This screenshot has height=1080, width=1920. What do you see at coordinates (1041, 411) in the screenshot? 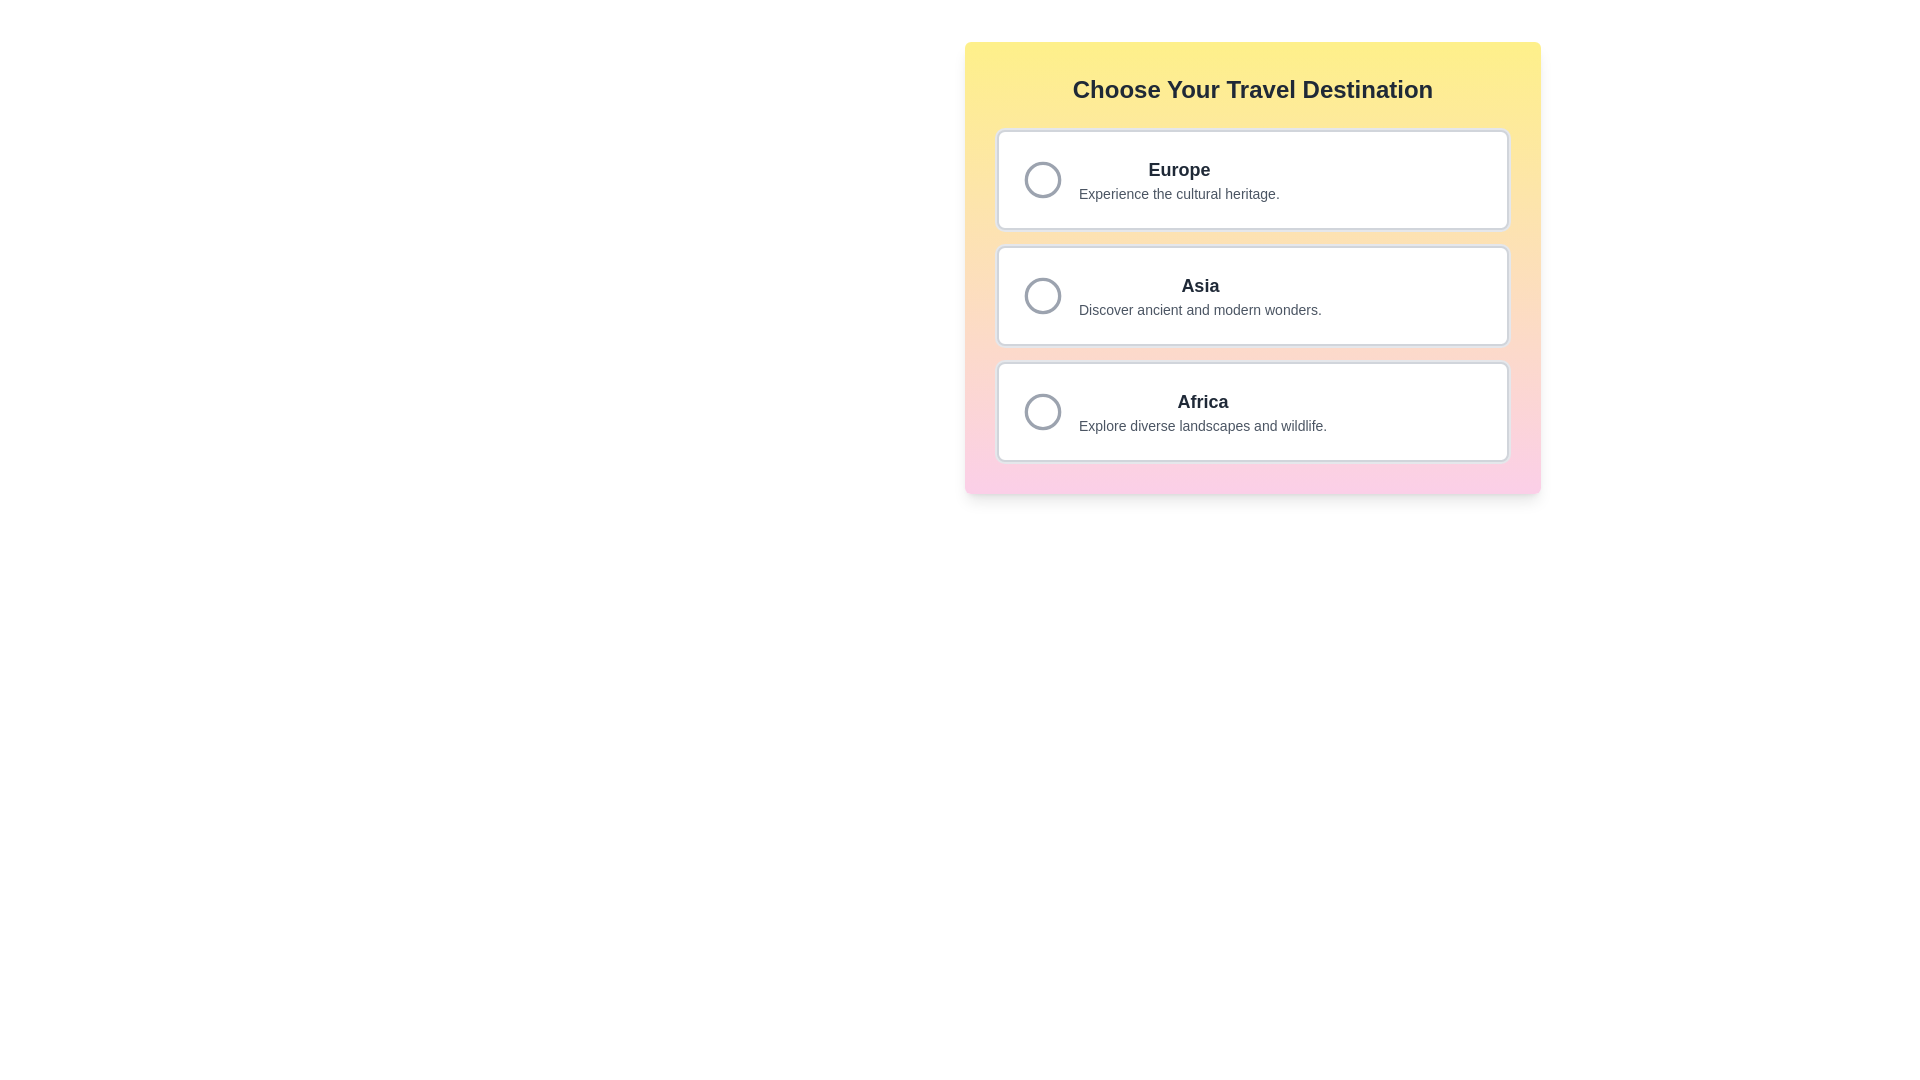
I see `the gray circular radio button located` at bounding box center [1041, 411].